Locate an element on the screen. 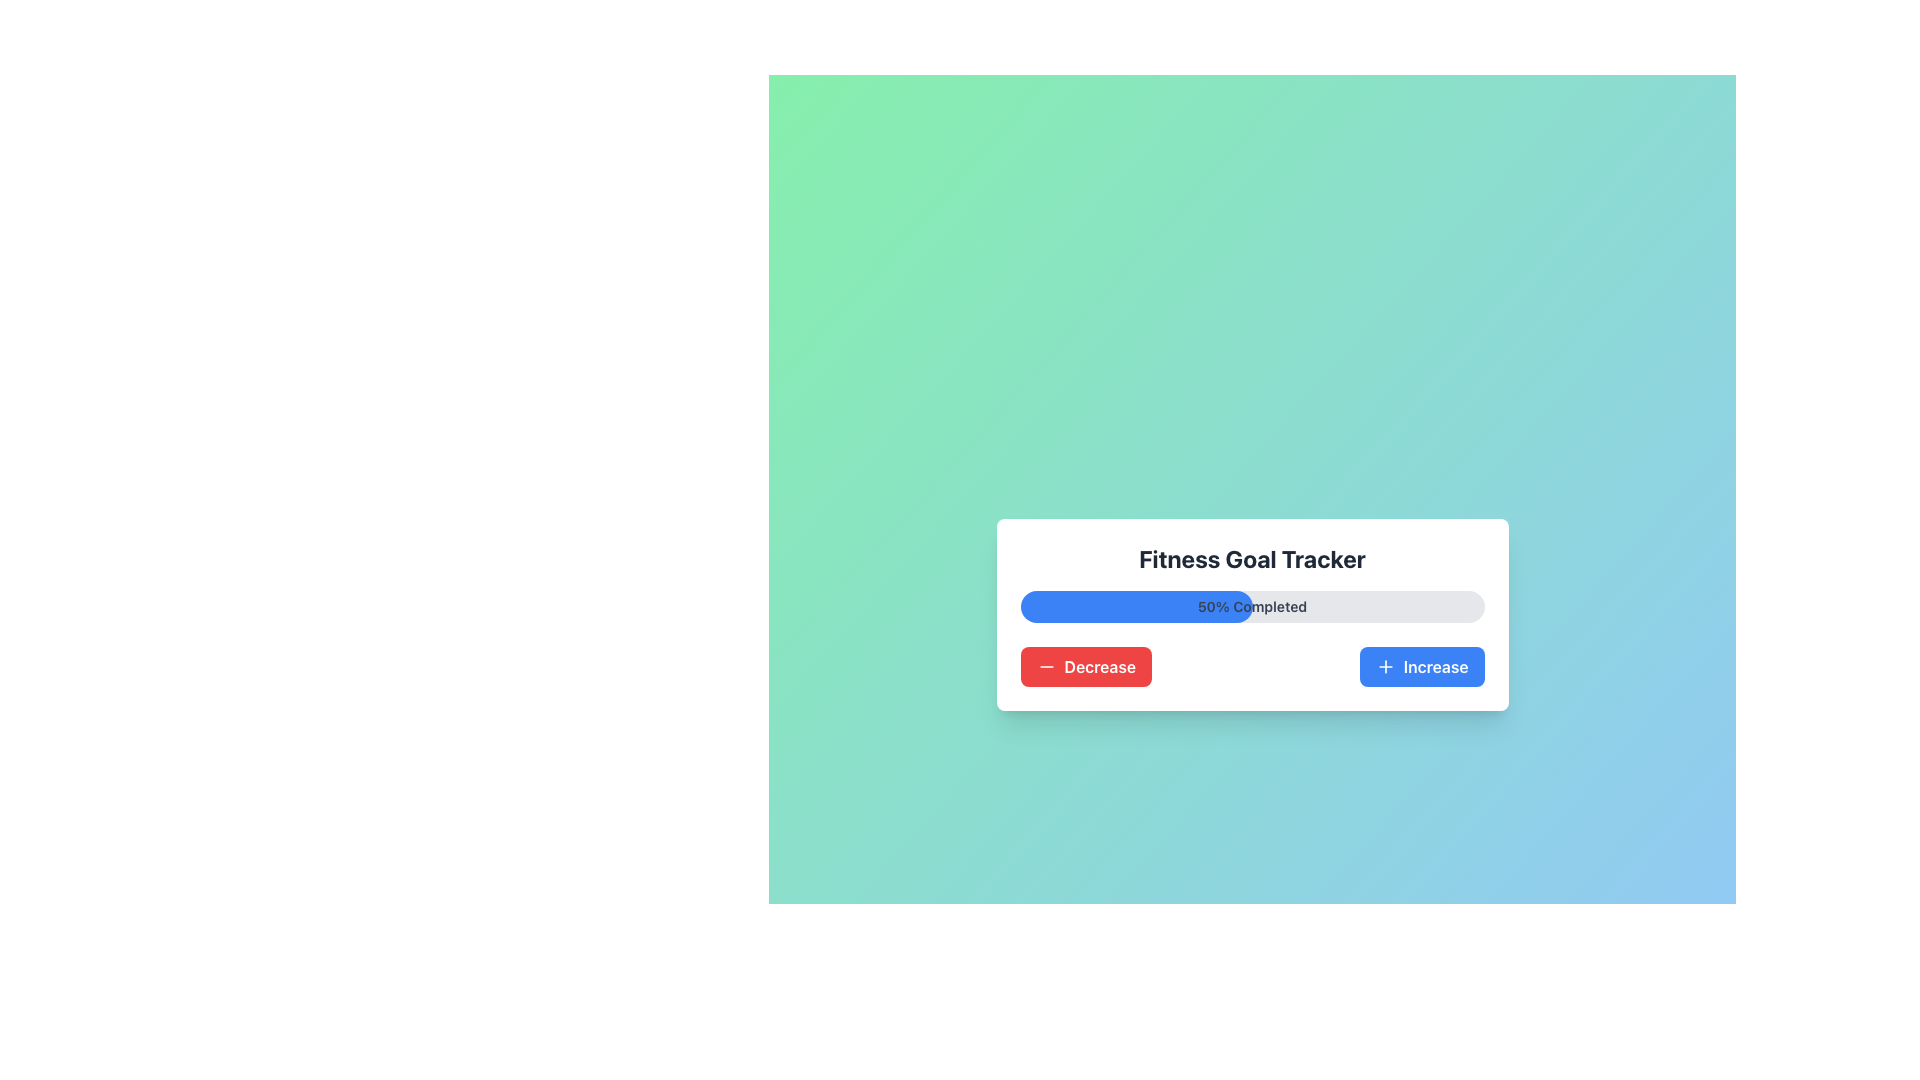  the 'Decrease' button located at the bottom-left of the 'Fitness Goal Tracker' card is located at coordinates (1085, 667).